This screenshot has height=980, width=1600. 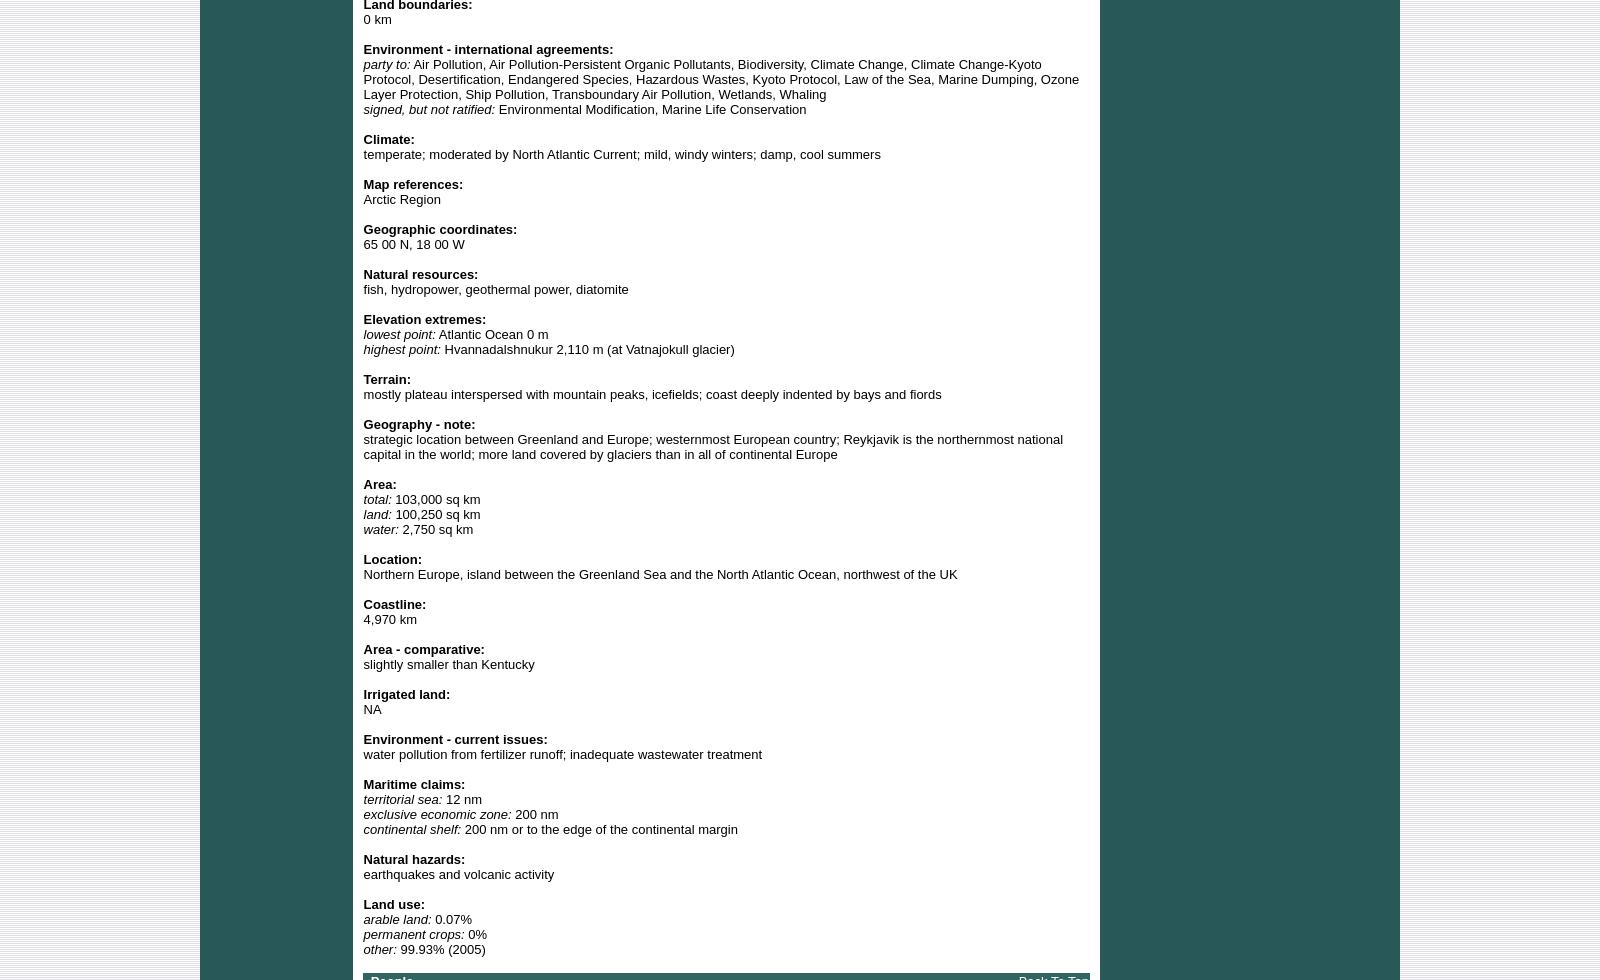 What do you see at coordinates (363, 498) in the screenshot?
I see `'total:'` at bounding box center [363, 498].